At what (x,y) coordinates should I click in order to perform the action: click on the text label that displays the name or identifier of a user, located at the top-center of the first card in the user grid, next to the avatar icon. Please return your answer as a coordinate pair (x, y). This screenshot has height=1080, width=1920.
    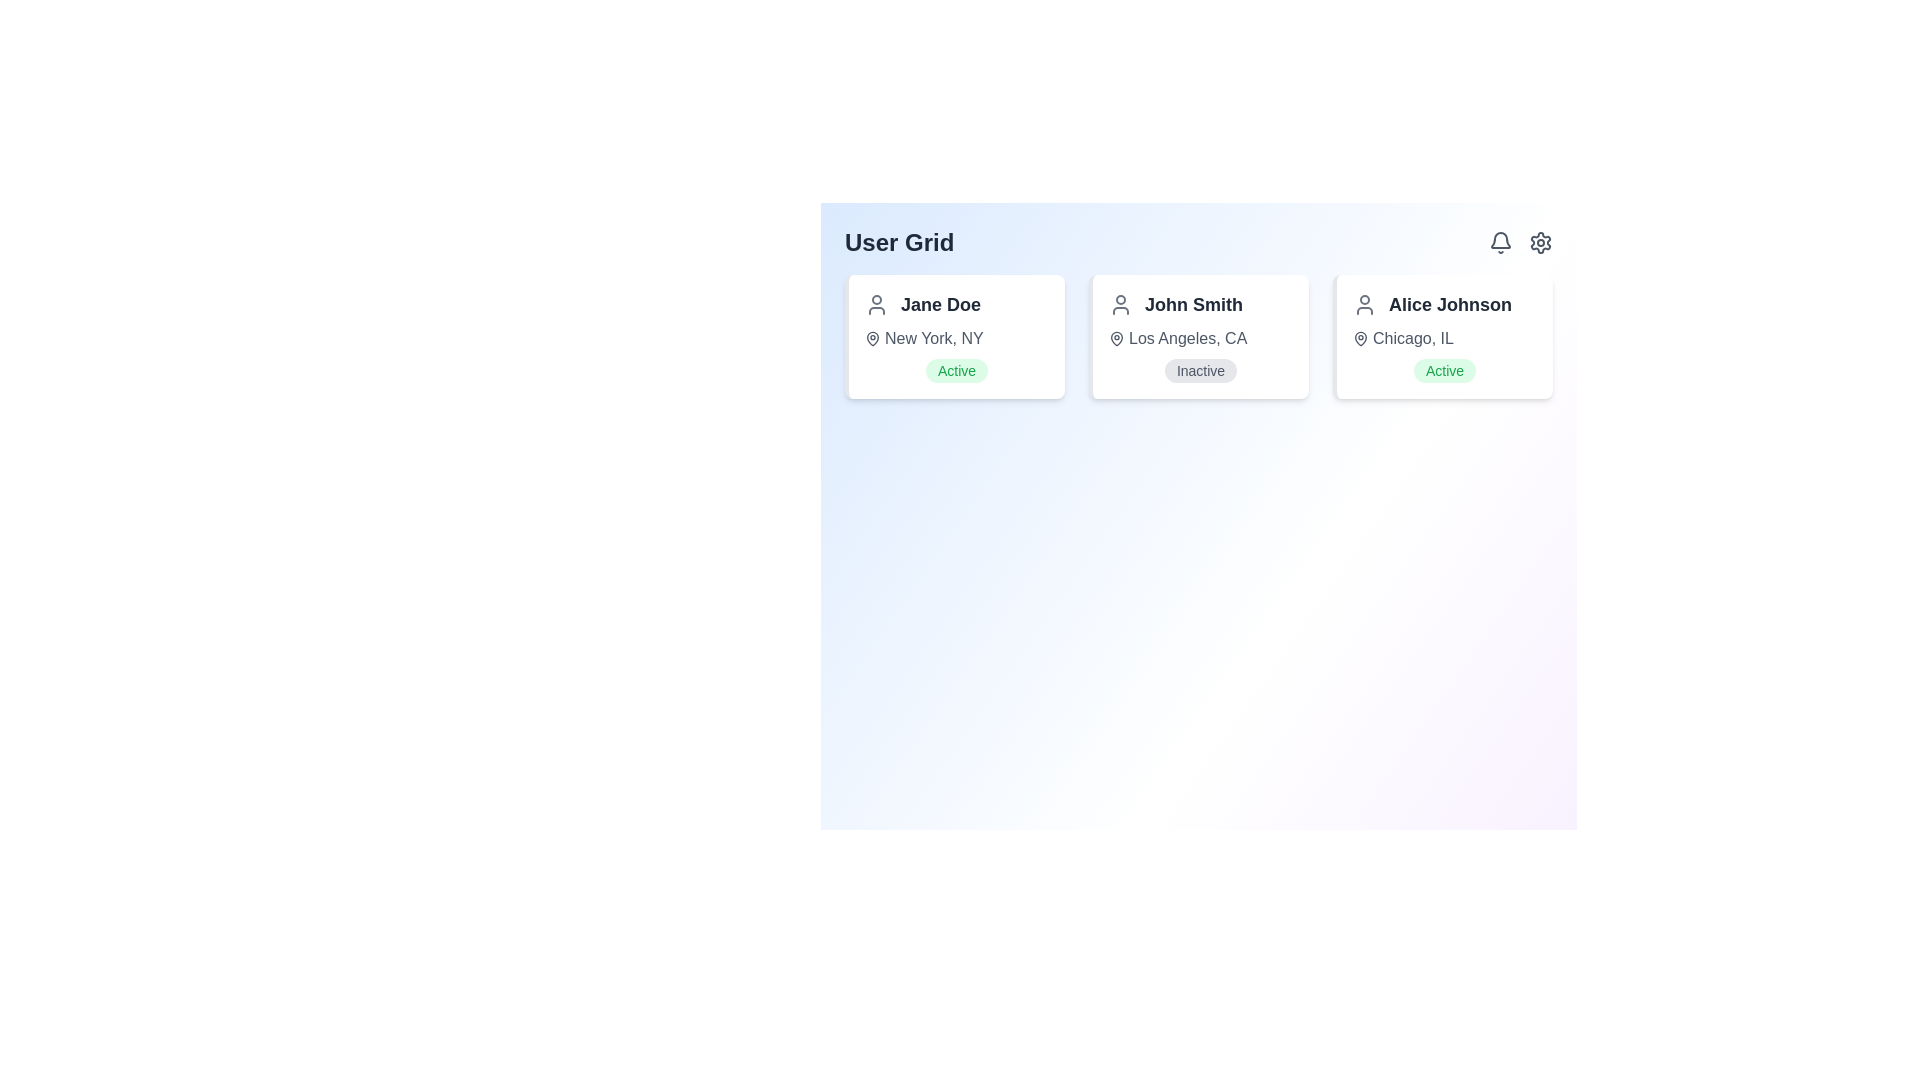
    Looking at the image, I should click on (939, 304).